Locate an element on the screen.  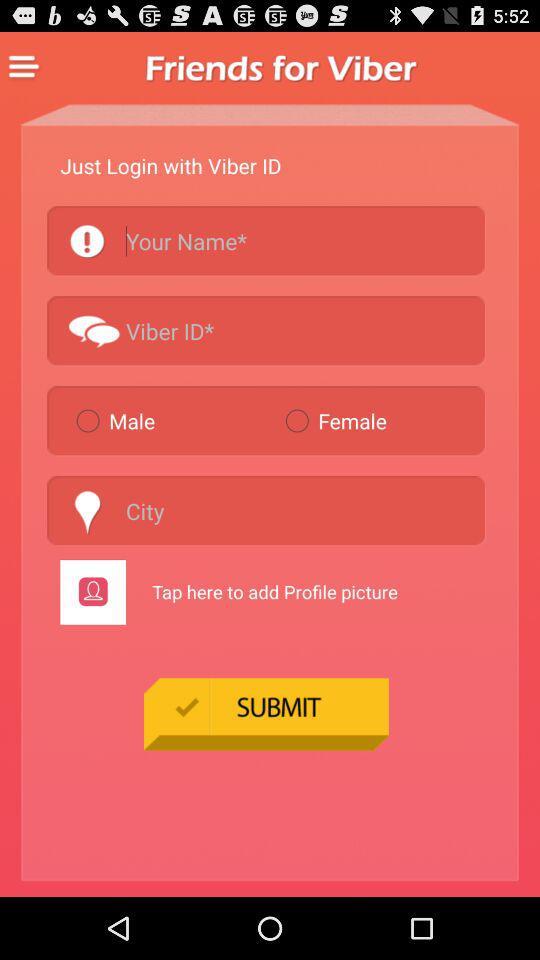
female is located at coordinates (381, 419).